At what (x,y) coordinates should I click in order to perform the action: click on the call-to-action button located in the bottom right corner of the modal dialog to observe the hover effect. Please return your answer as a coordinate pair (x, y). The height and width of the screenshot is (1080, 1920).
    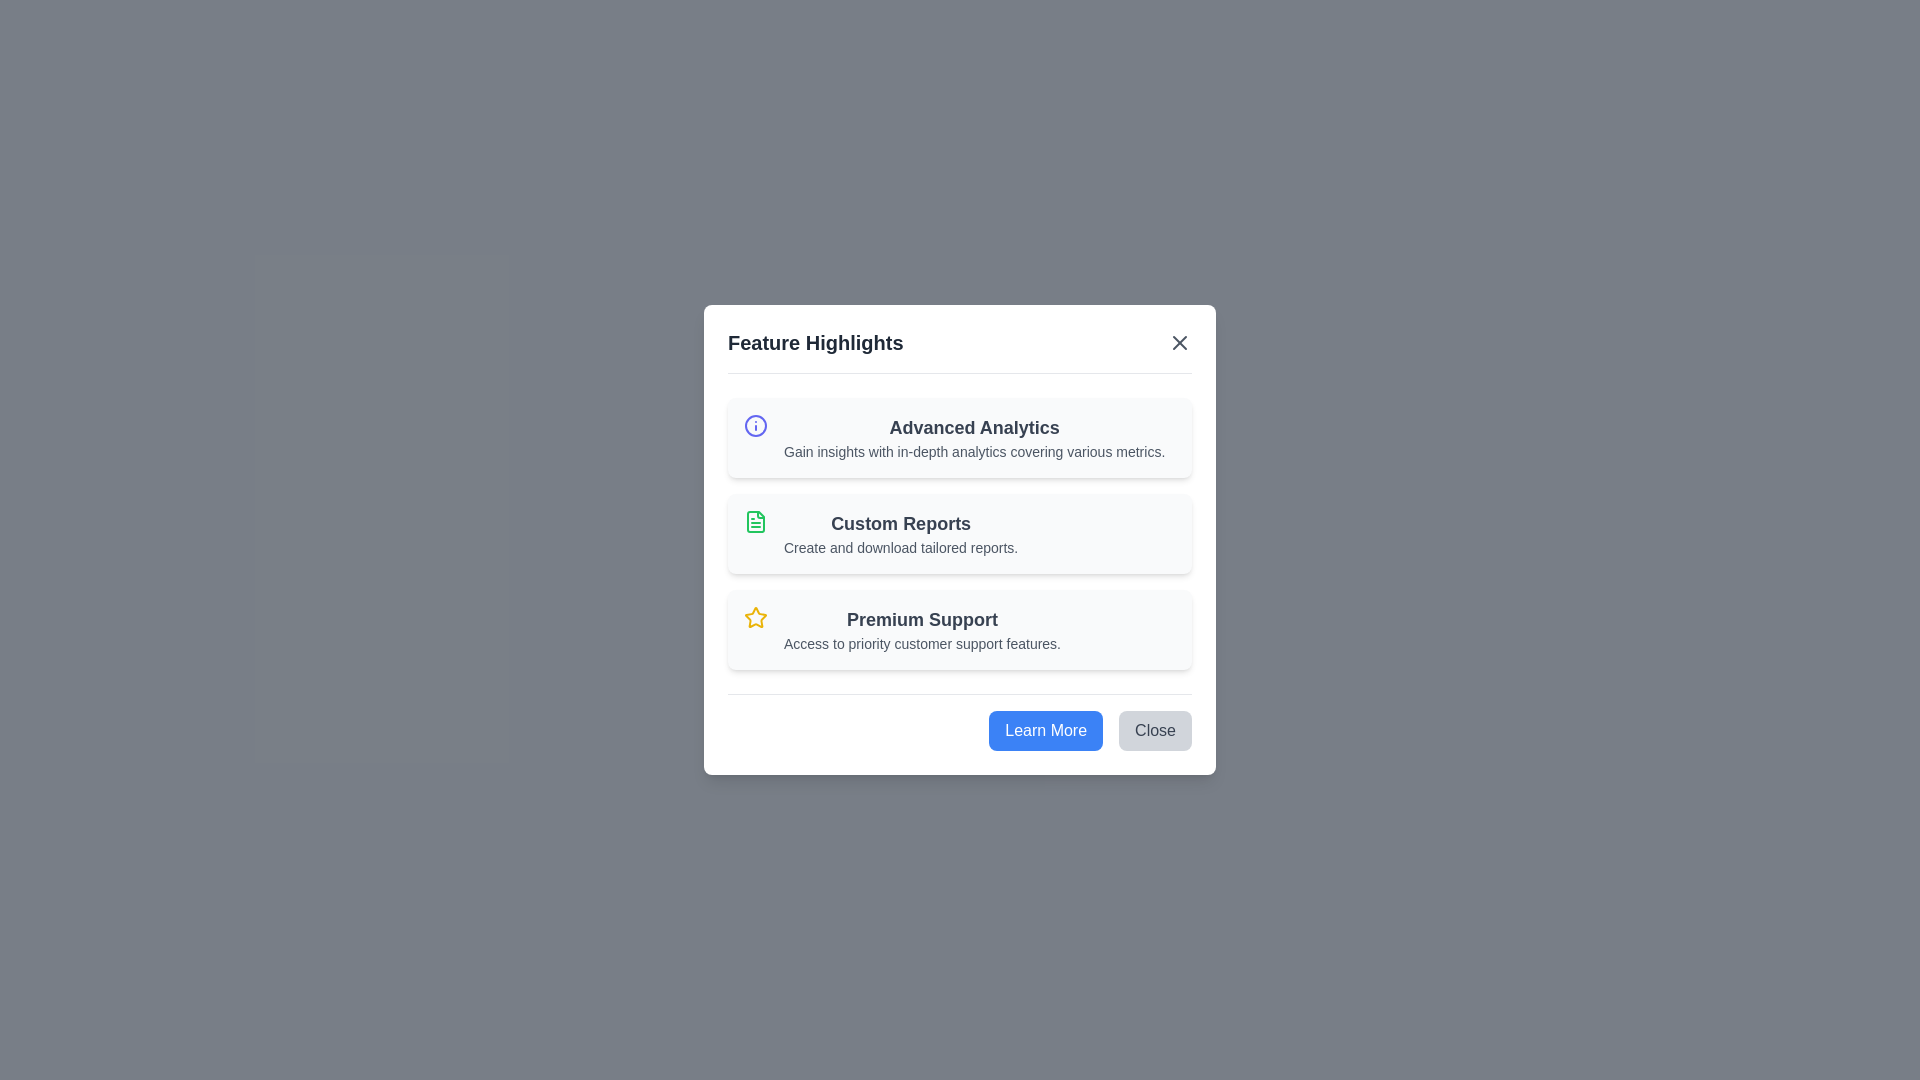
    Looking at the image, I should click on (1045, 731).